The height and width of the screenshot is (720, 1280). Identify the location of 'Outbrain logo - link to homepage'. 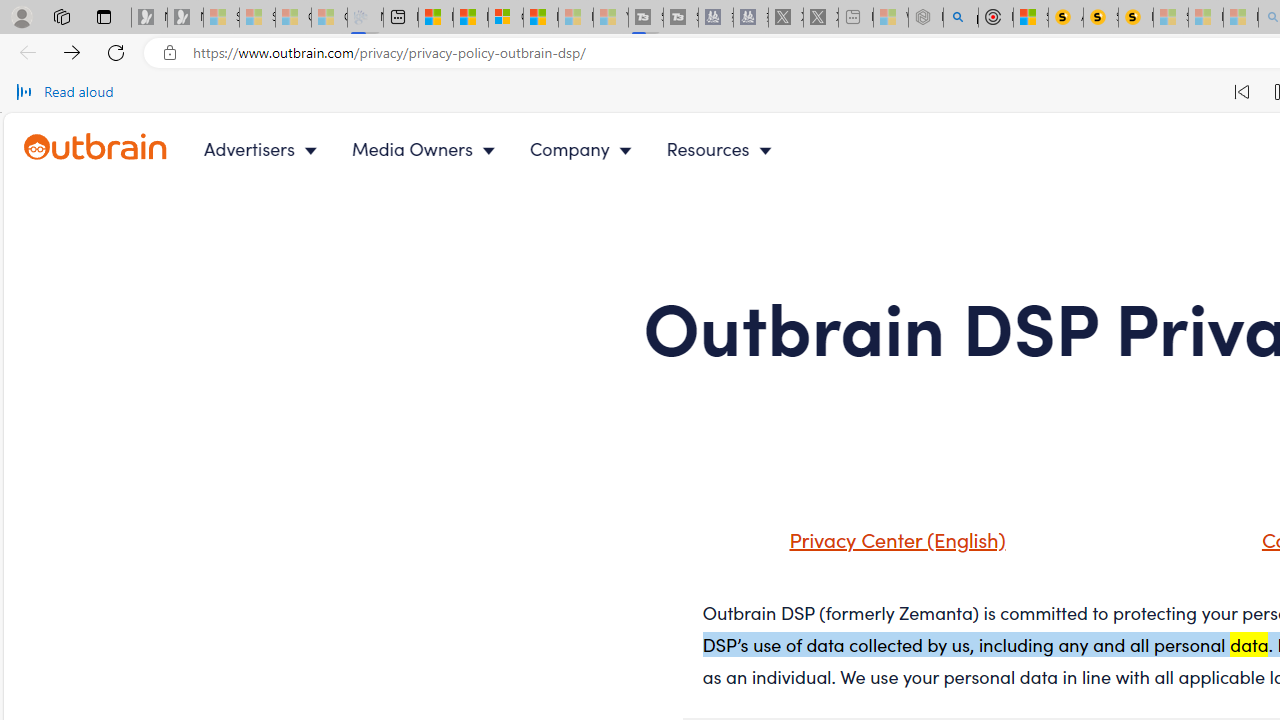
(95, 146).